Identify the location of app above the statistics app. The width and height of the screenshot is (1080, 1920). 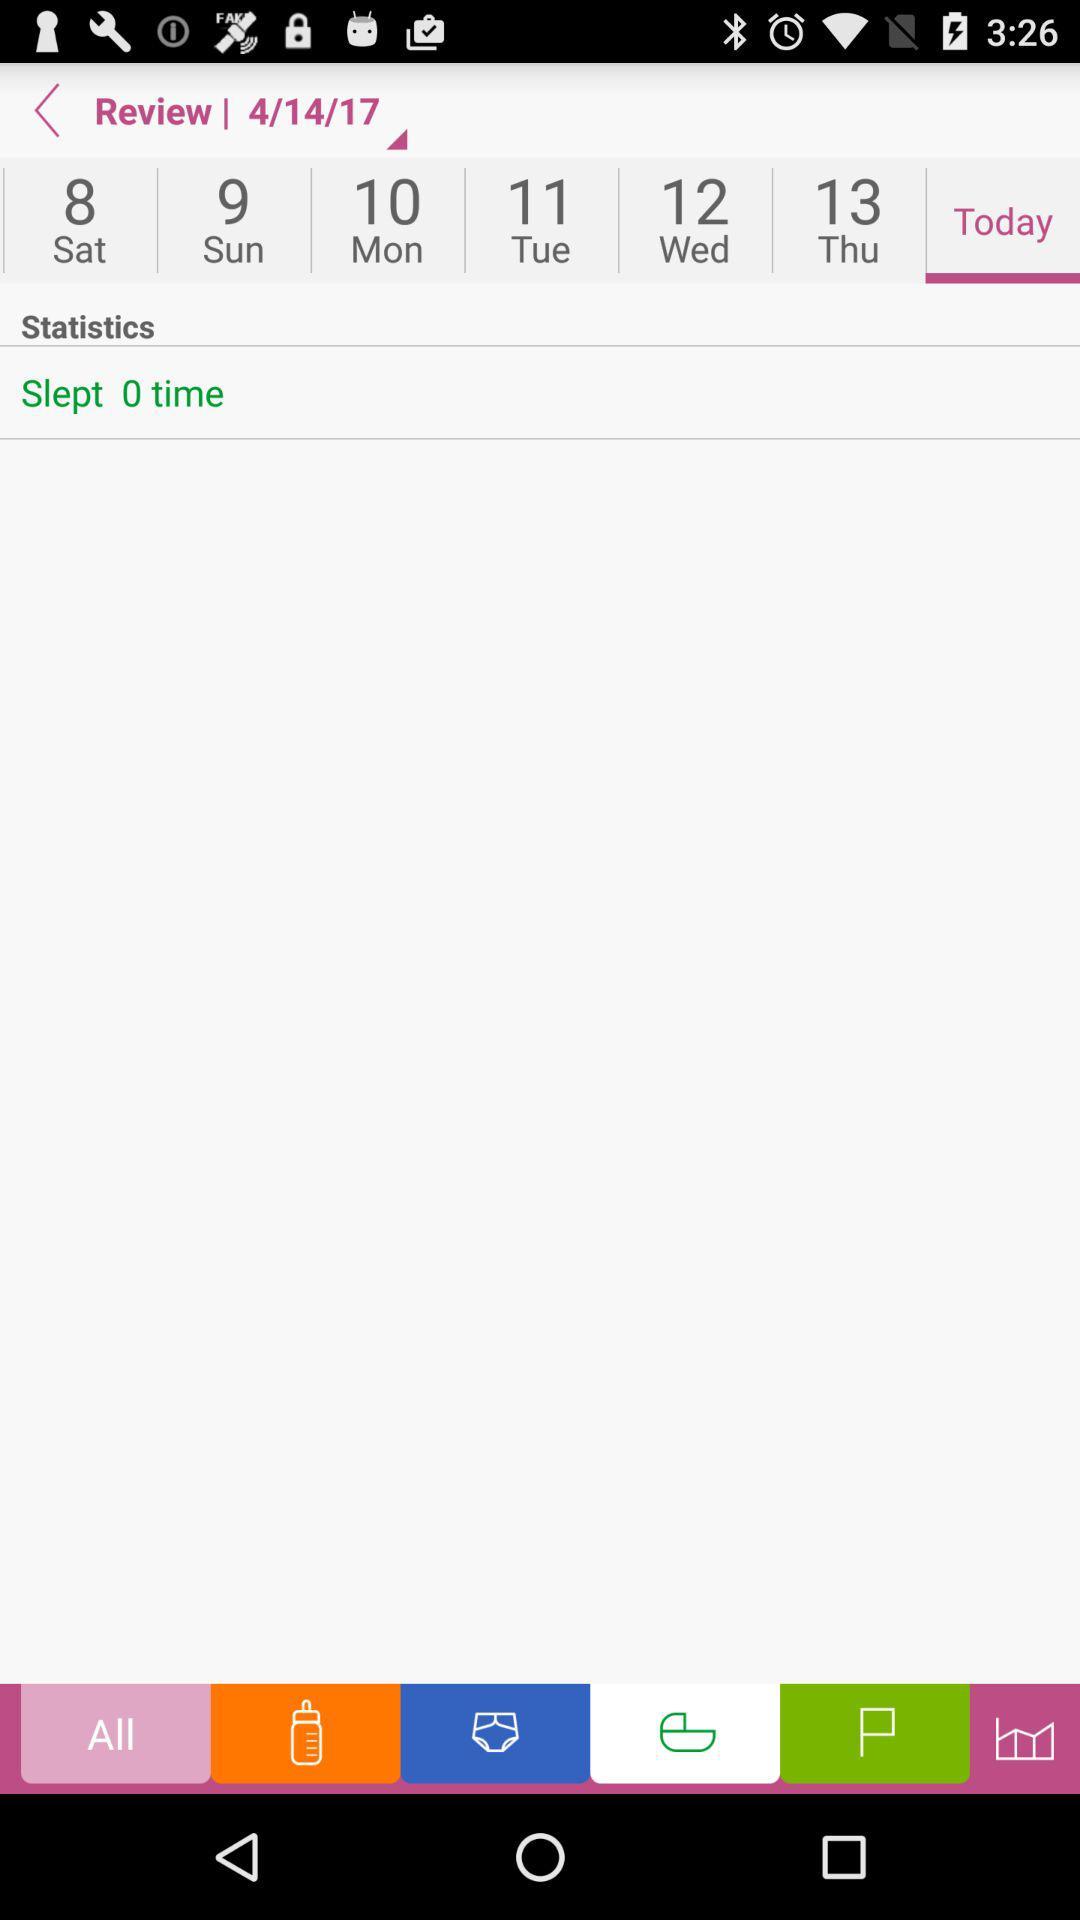
(693, 220).